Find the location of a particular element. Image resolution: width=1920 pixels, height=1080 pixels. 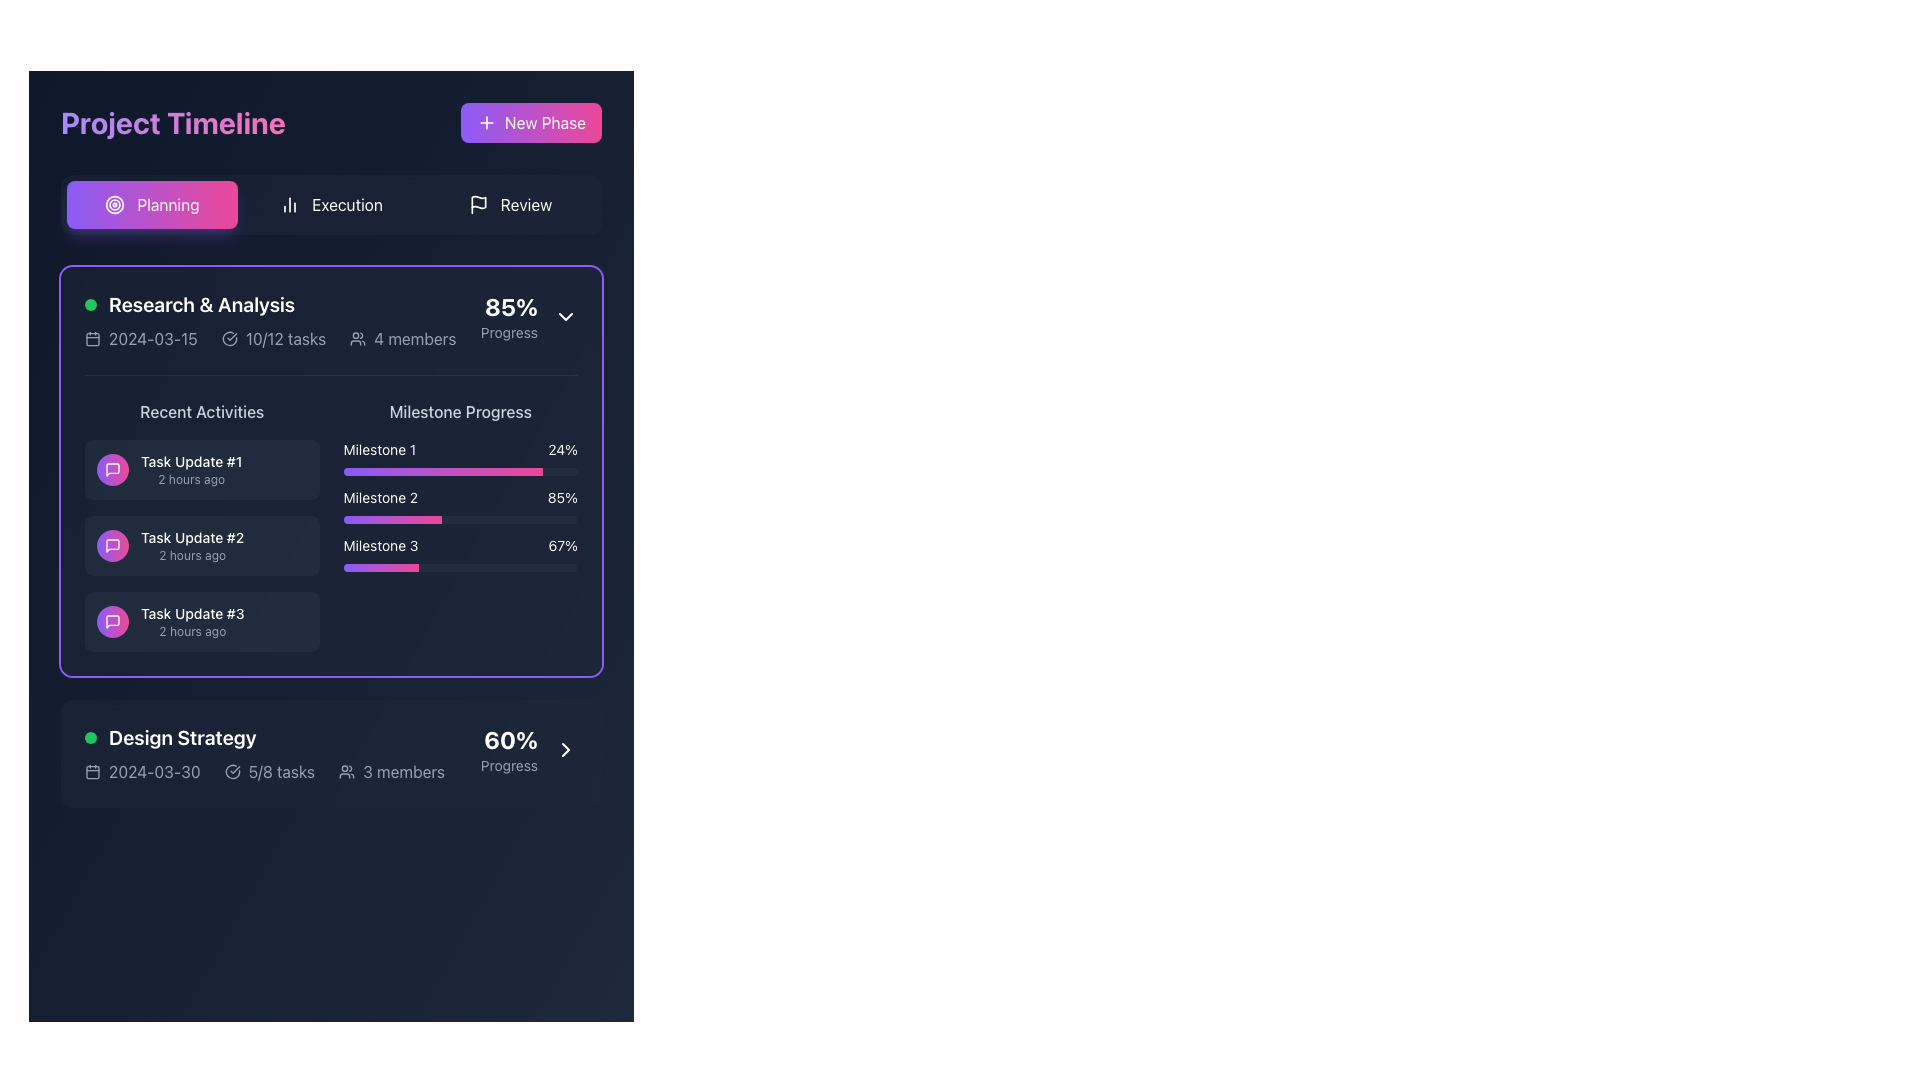

the 'Review' text label in the navigation bar is located at coordinates (526, 204).